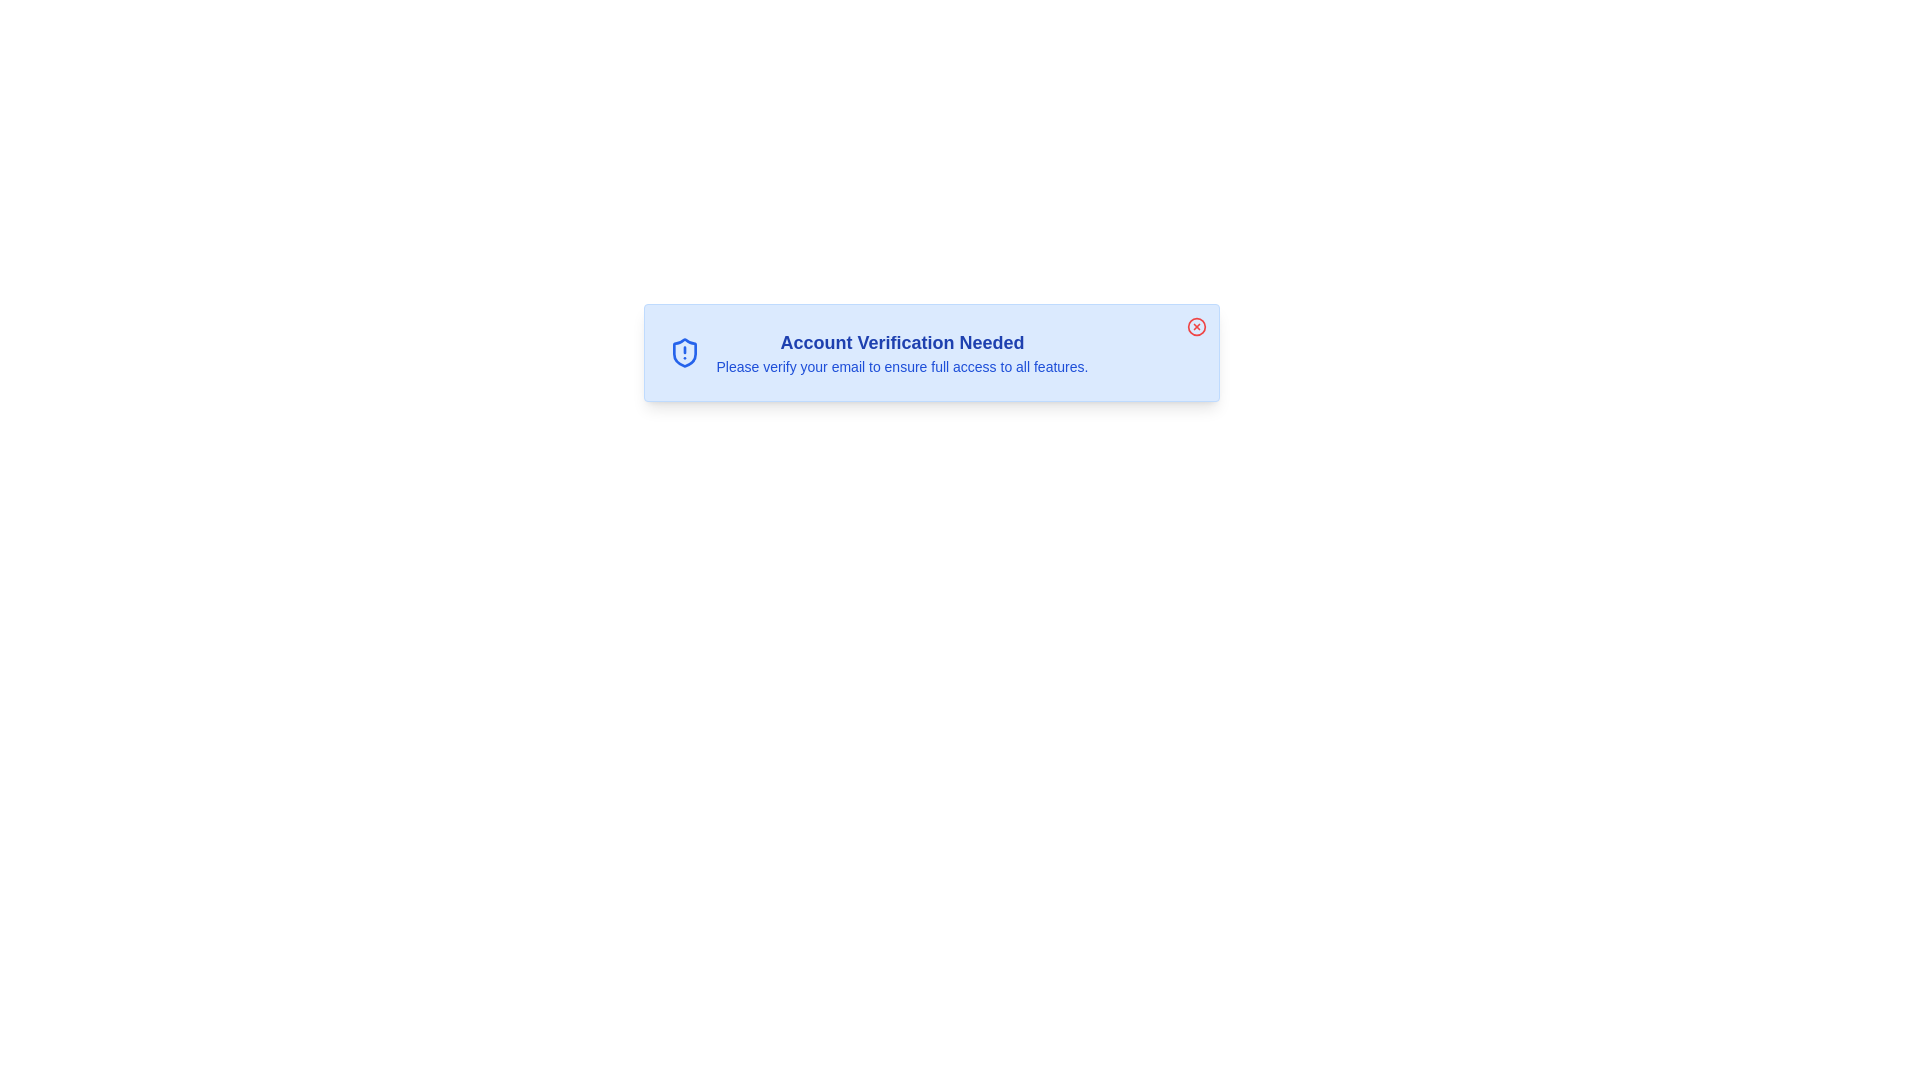  I want to click on the close button located at the top-right corner of the notification panel for dismissing the notification with the text 'Account Verification Needed', so click(1196, 326).